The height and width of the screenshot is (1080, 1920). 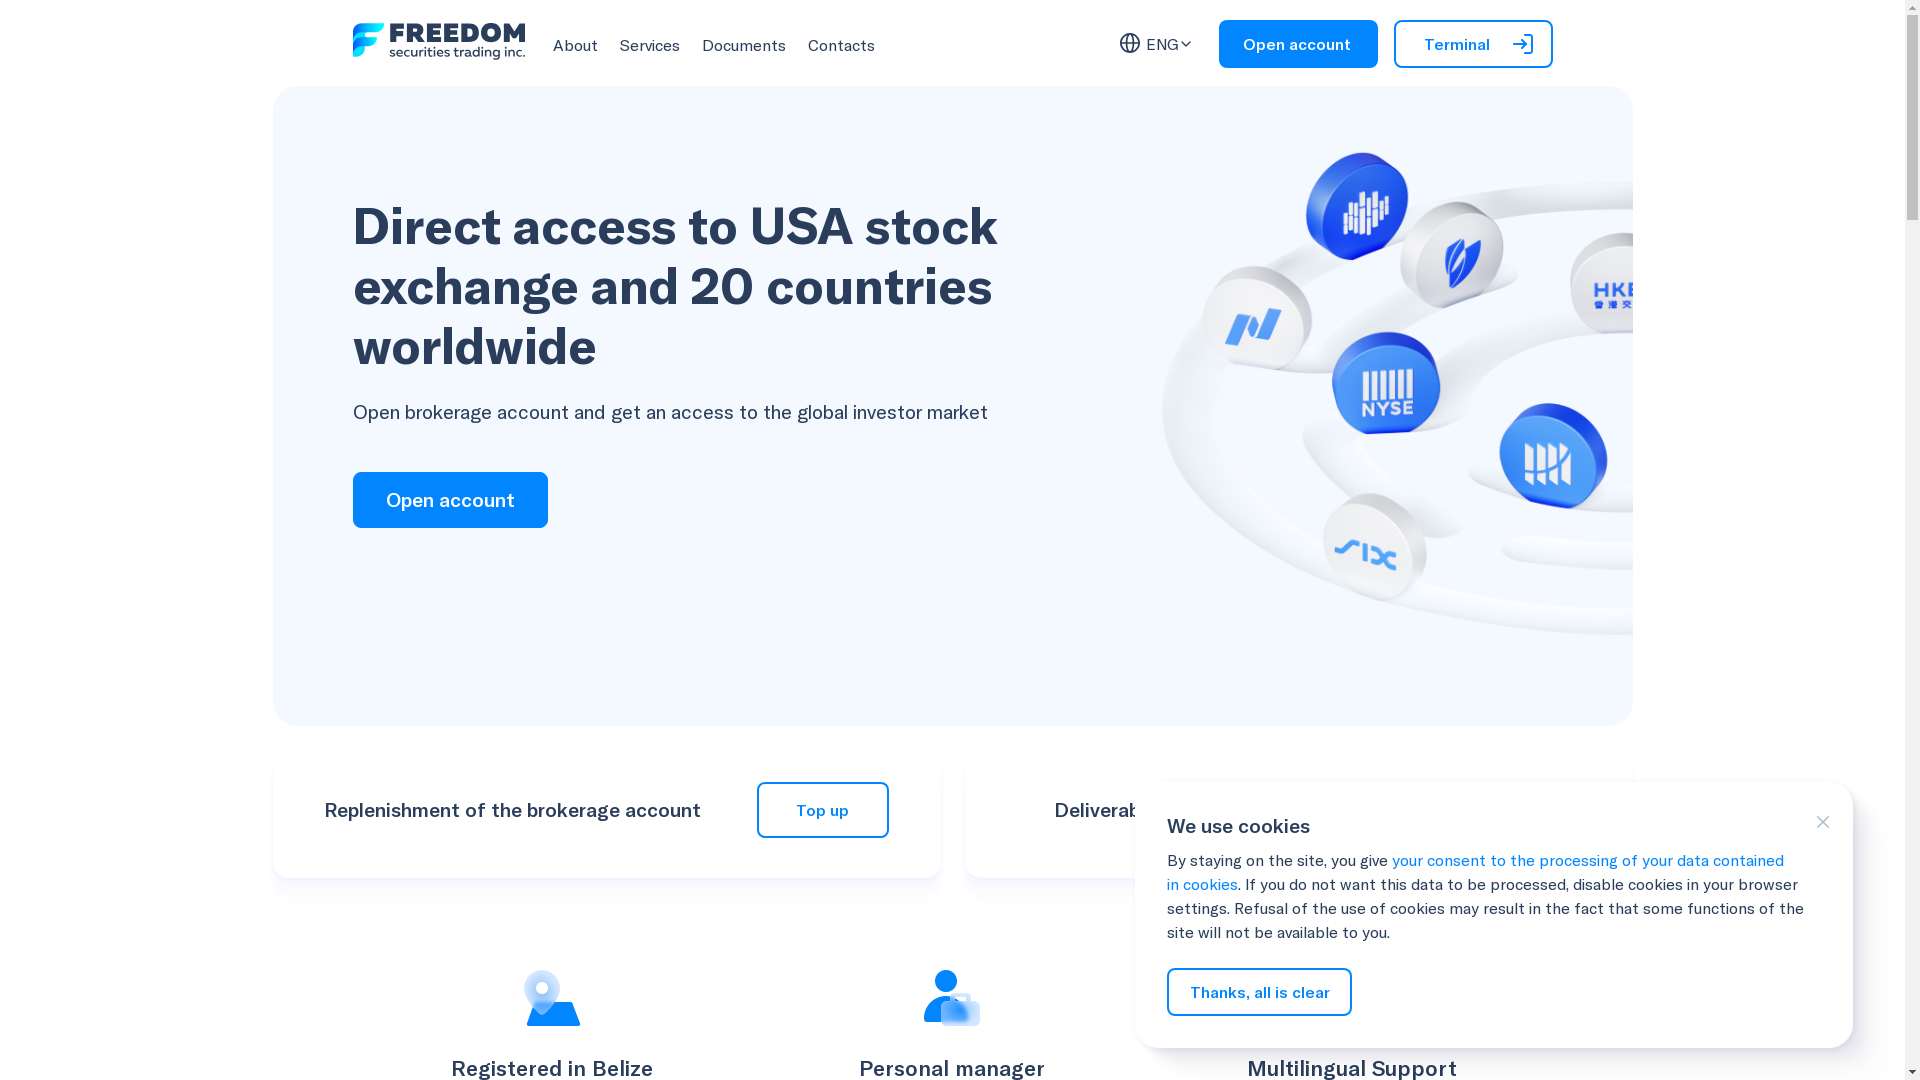 What do you see at coordinates (743, 45) in the screenshot?
I see `'Documents'` at bounding box center [743, 45].